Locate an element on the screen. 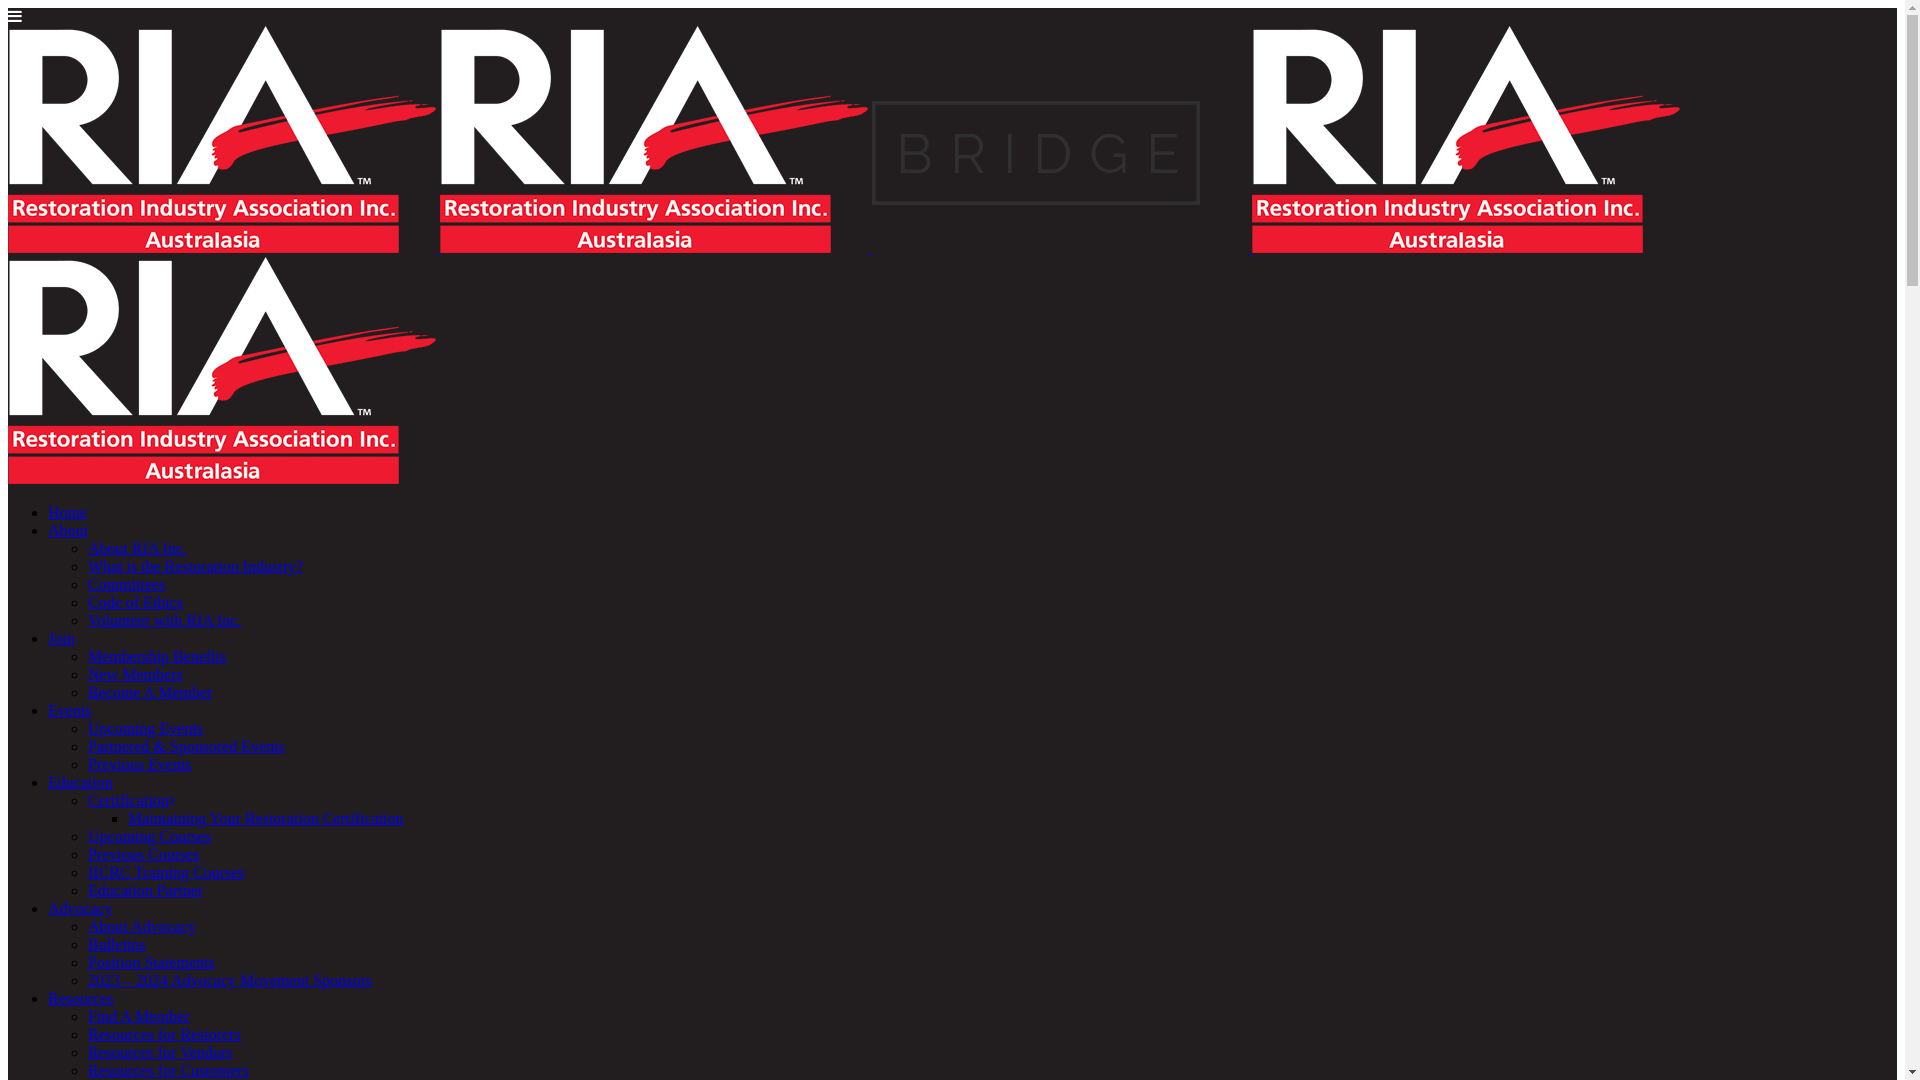 Image resolution: width=1920 pixels, height=1080 pixels. 'Committees' is located at coordinates (86, 584).